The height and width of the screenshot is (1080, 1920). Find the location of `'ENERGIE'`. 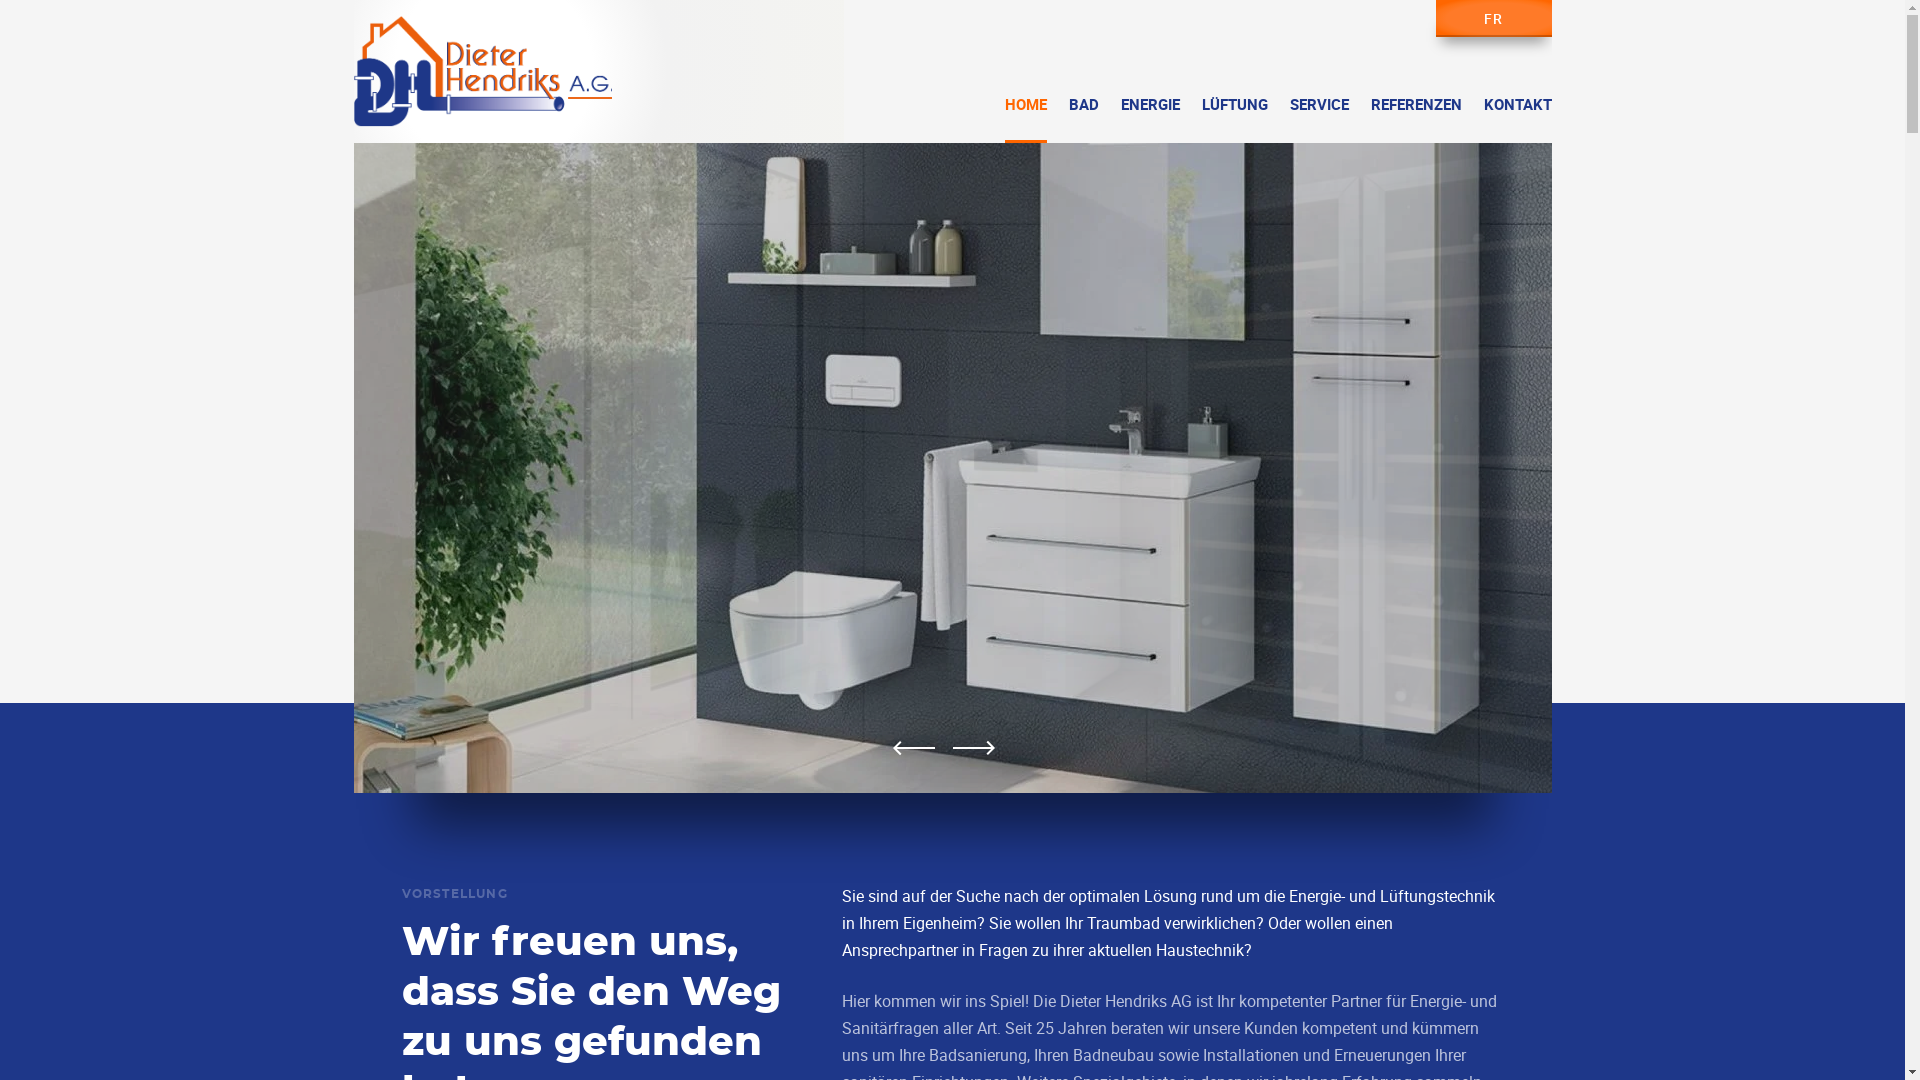

'ENERGIE' is located at coordinates (1149, 119).